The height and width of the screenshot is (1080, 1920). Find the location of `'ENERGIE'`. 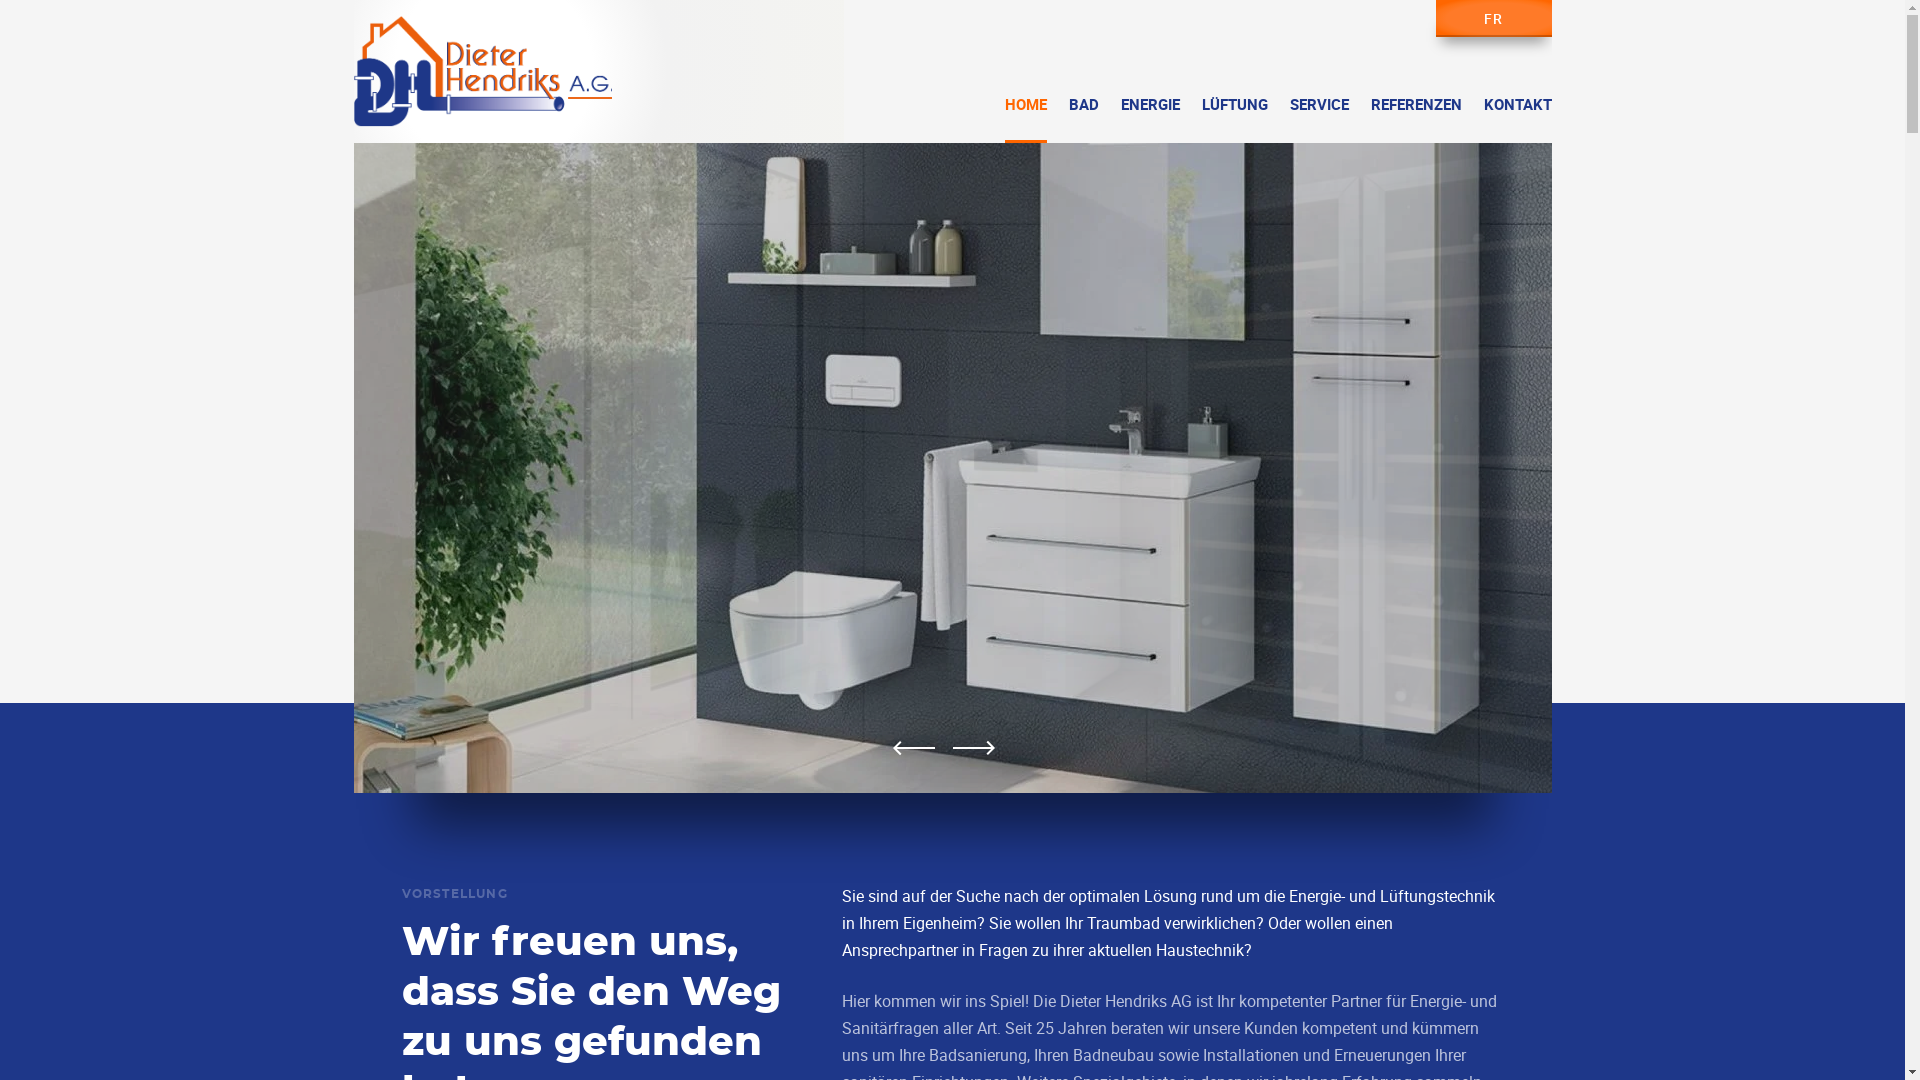

'ENERGIE' is located at coordinates (1149, 119).